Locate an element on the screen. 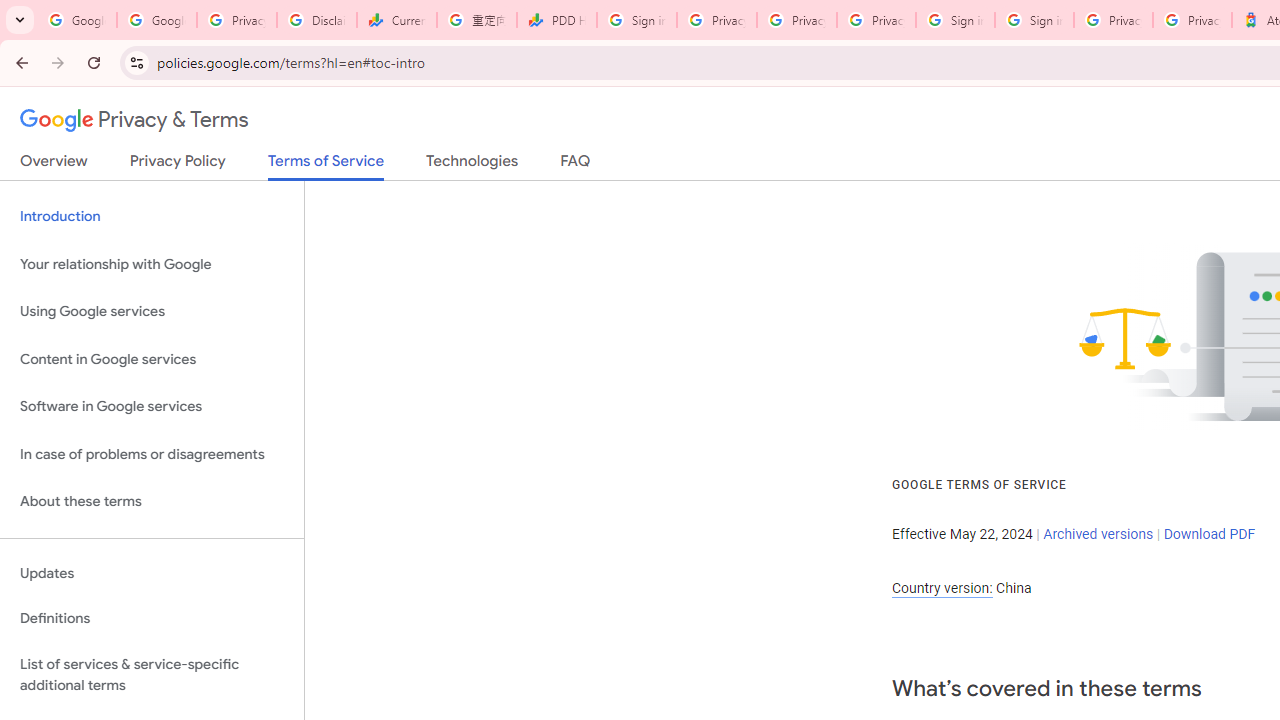 The image size is (1280, 720). 'Software in Google services' is located at coordinates (151, 406).